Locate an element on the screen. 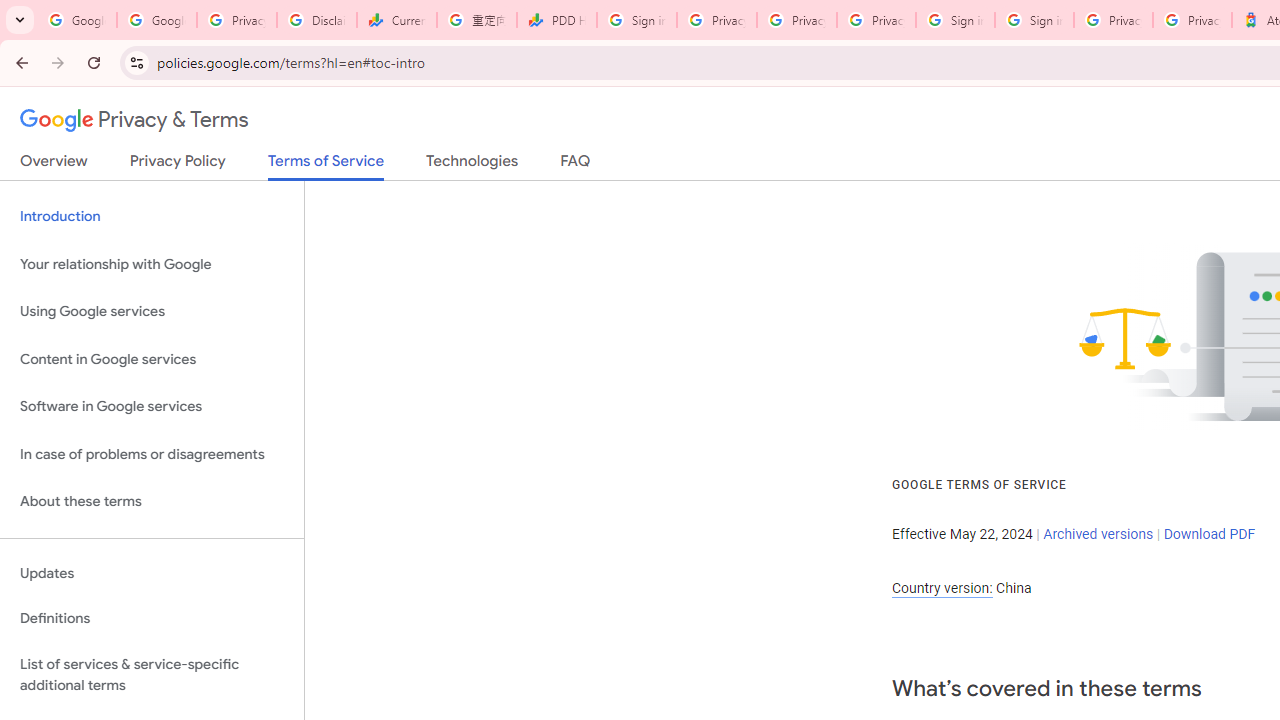 The image size is (1280, 720). 'Software in Google services' is located at coordinates (151, 406).